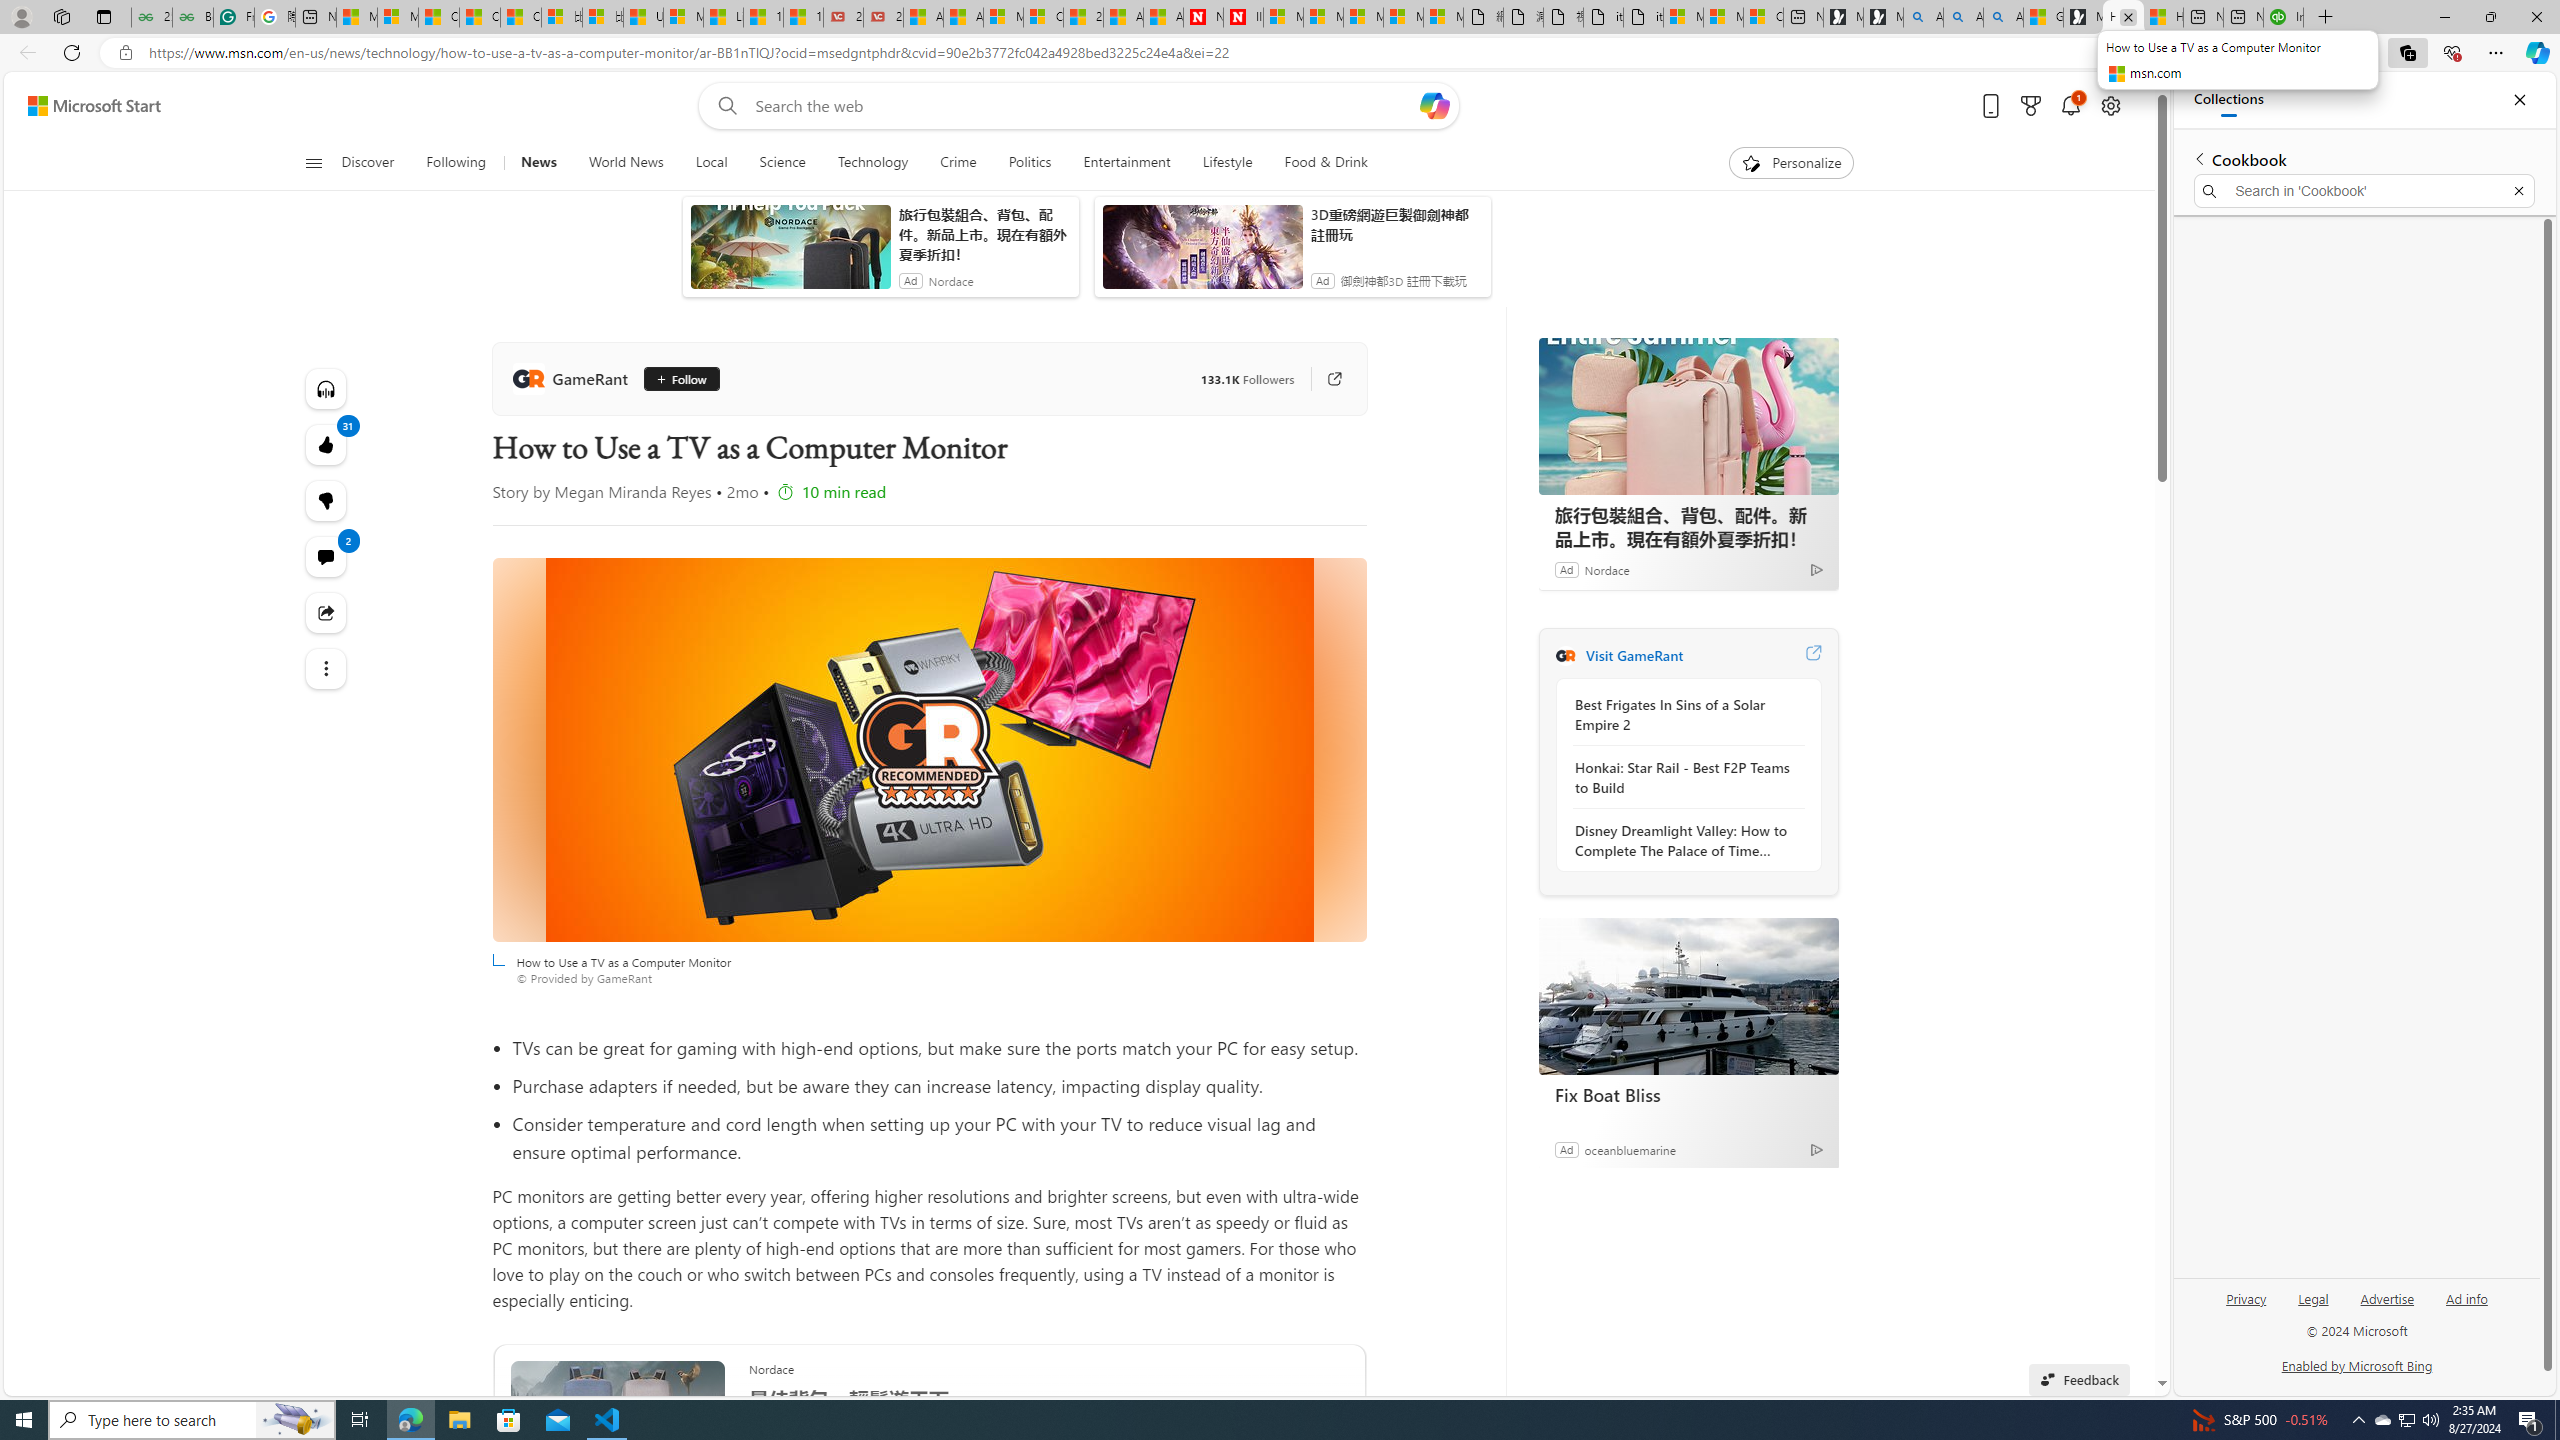 The image size is (2560, 1440). What do you see at coordinates (313, 161) in the screenshot?
I see `'Open navigation menu'` at bounding box center [313, 161].